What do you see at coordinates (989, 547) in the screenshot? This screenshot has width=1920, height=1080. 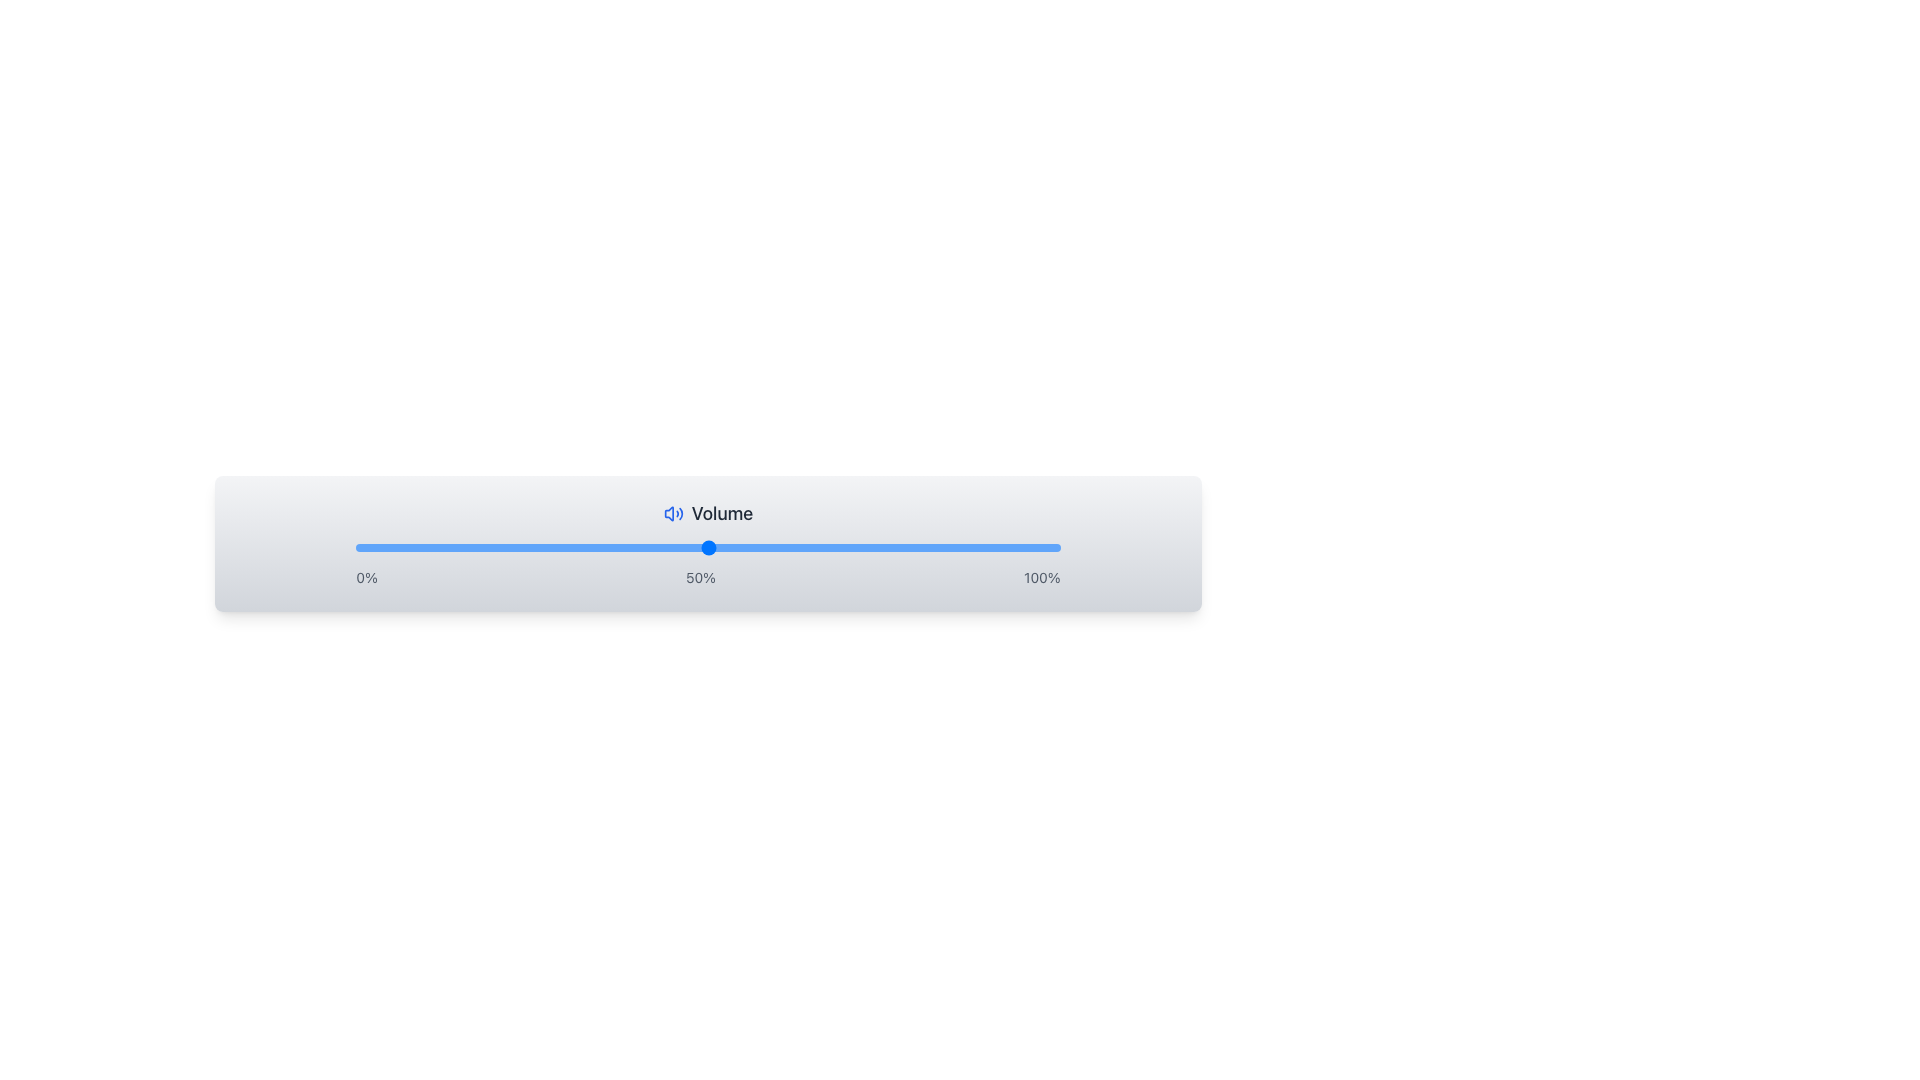 I see `the volume` at bounding box center [989, 547].